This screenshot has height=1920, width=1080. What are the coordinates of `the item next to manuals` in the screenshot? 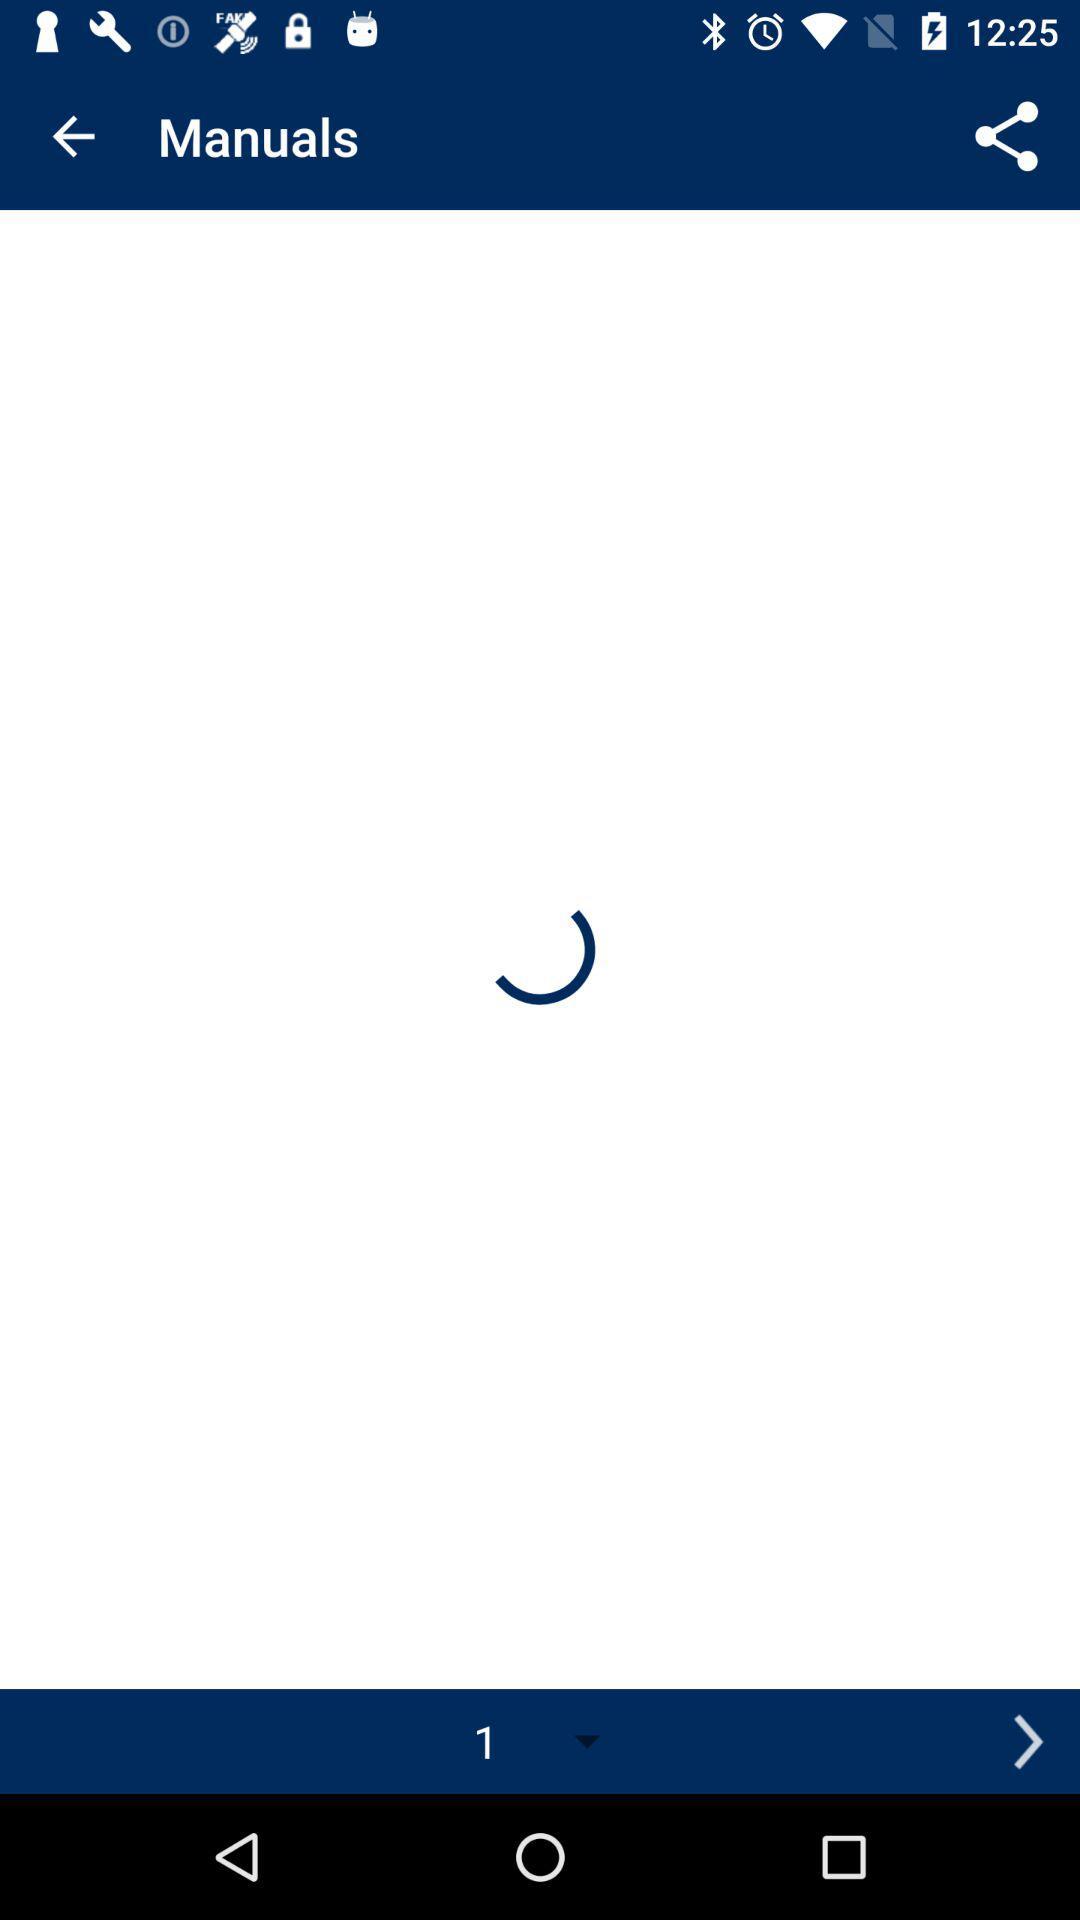 It's located at (72, 135).